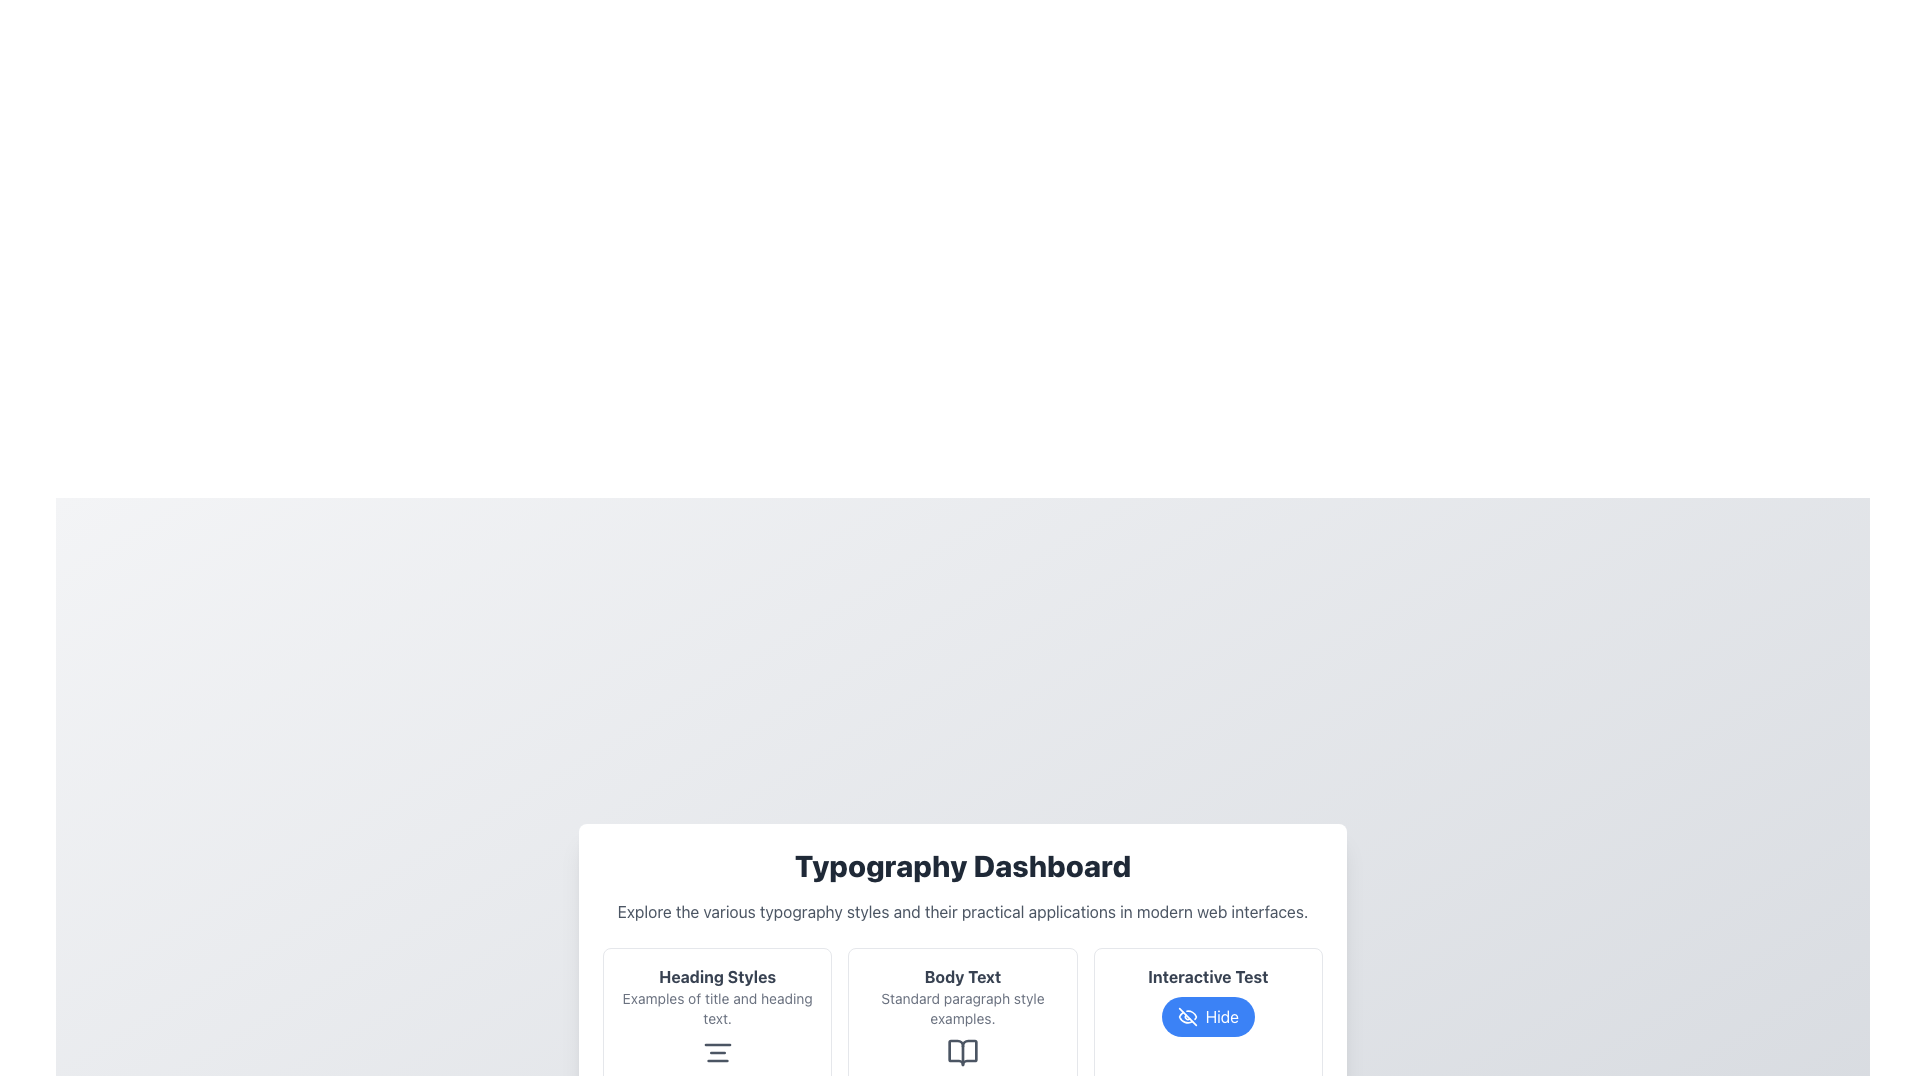 This screenshot has height=1080, width=1920. I want to click on text label that states 'Explore the various typography styles and their practical applications in modern web interfaces.' located under the 'Typography Dashboard' heading in the bordered white card interface, so click(963, 911).